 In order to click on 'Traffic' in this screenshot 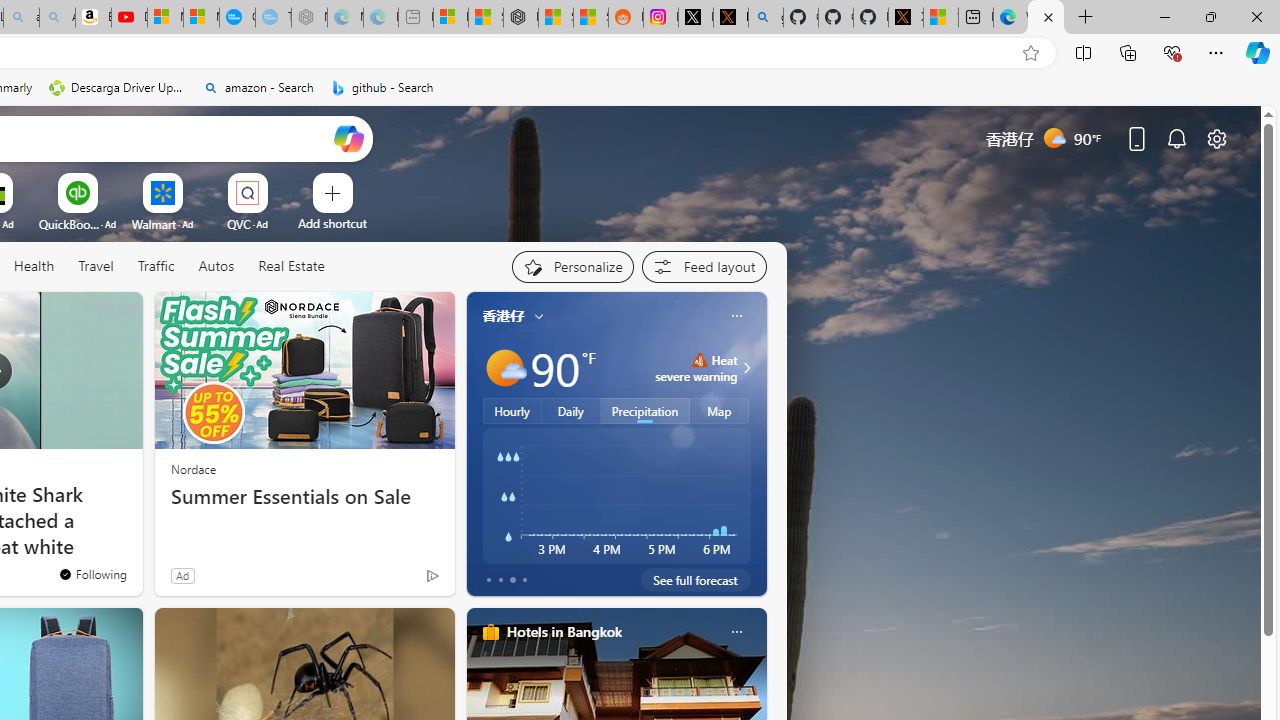, I will do `click(154, 265)`.